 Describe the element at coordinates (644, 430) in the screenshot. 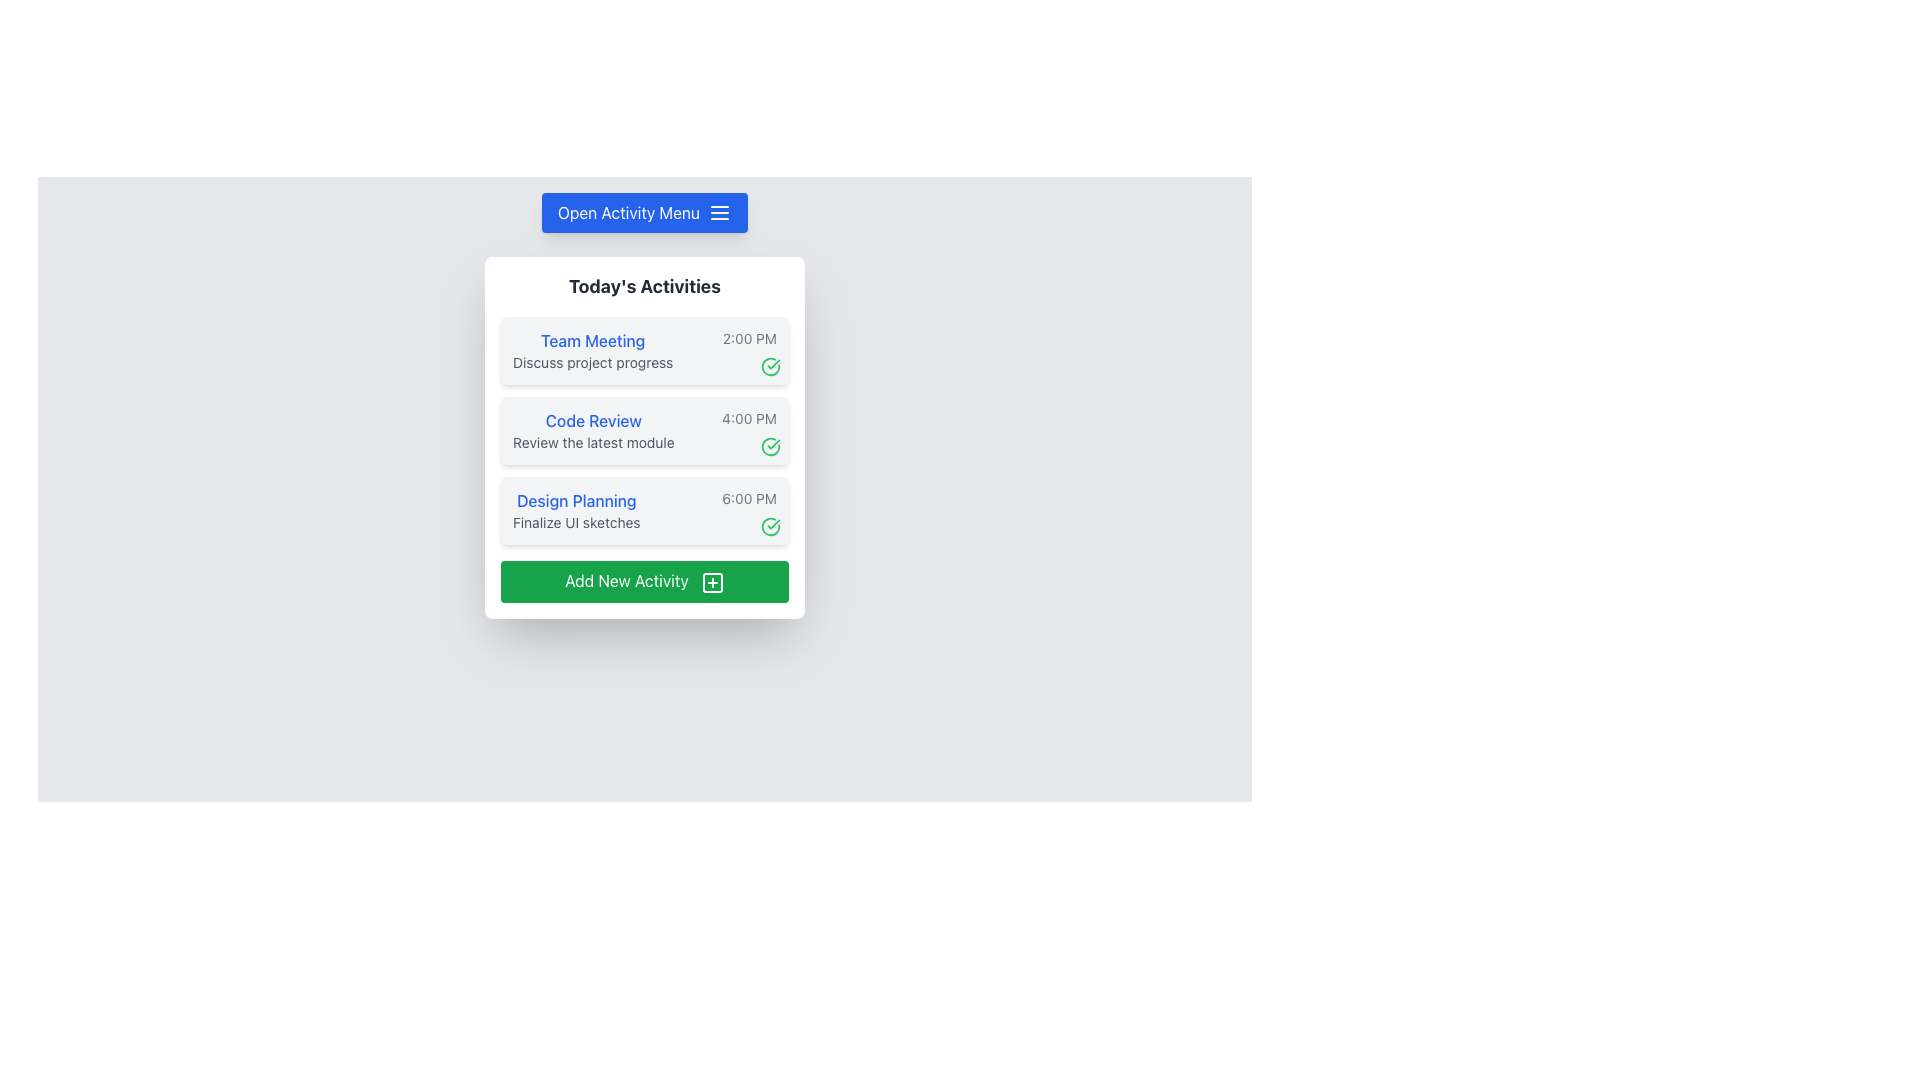

I see `the Activity Card that is the middle card in a vertical stack of three cards titled 'Today's Activities', featuring a blue title, gray description, and a green check-circle icon` at that location.